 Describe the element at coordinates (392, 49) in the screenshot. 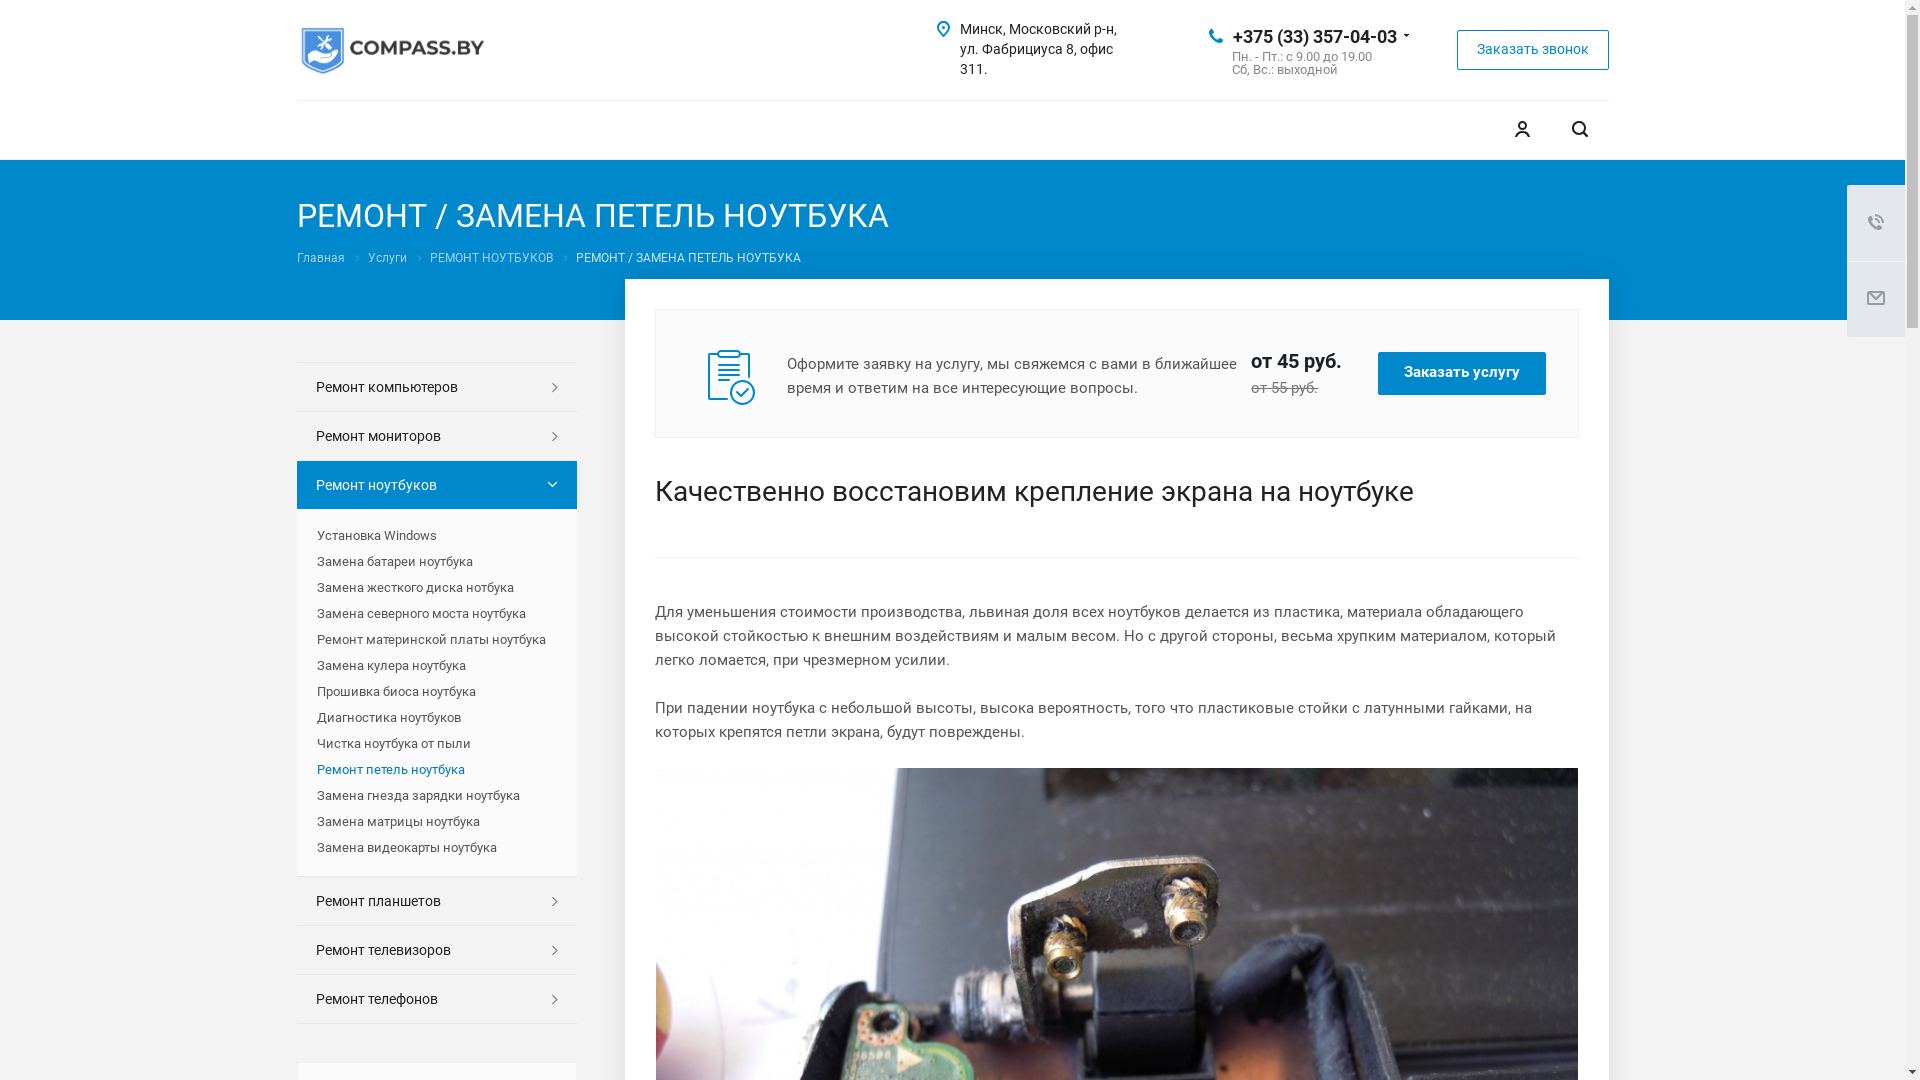

I see `'compass.by'` at that location.